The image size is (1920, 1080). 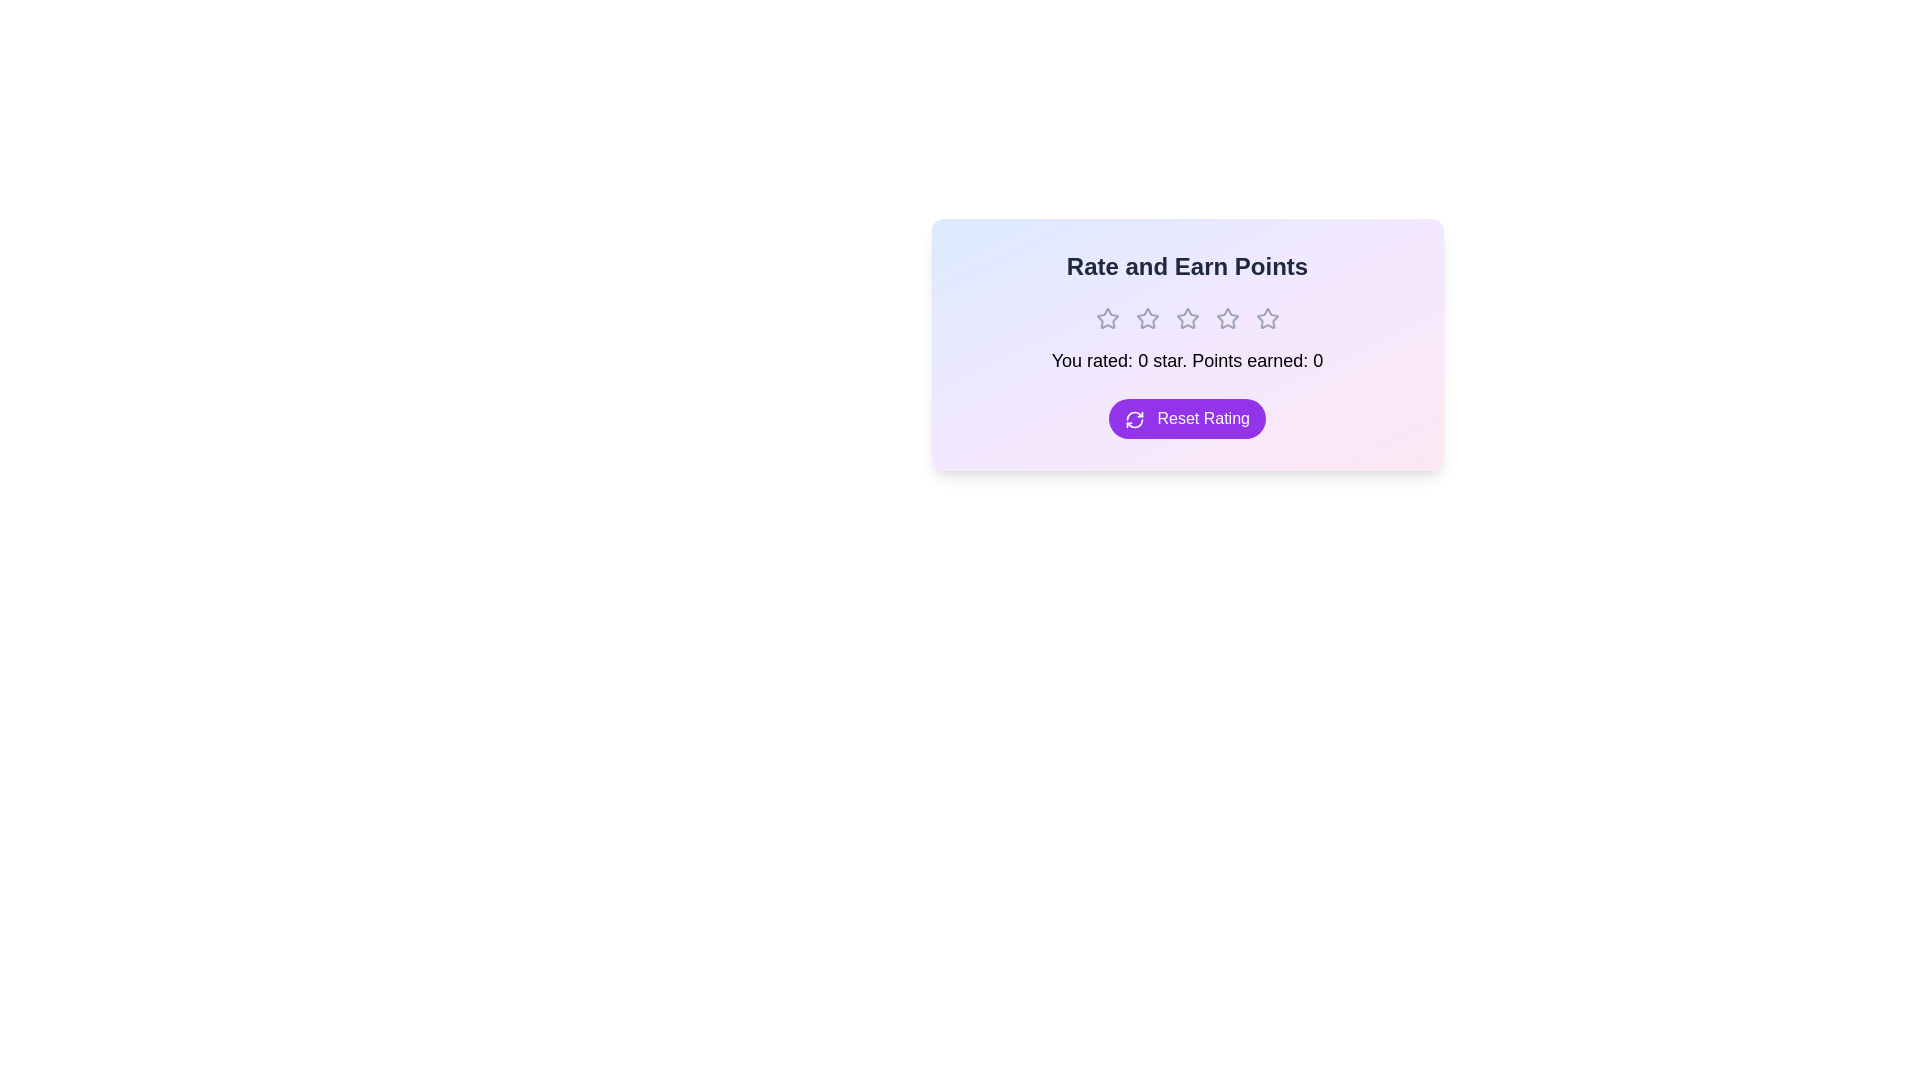 I want to click on the rating to 3 stars by clicking on the corresponding star, so click(x=1187, y=318).